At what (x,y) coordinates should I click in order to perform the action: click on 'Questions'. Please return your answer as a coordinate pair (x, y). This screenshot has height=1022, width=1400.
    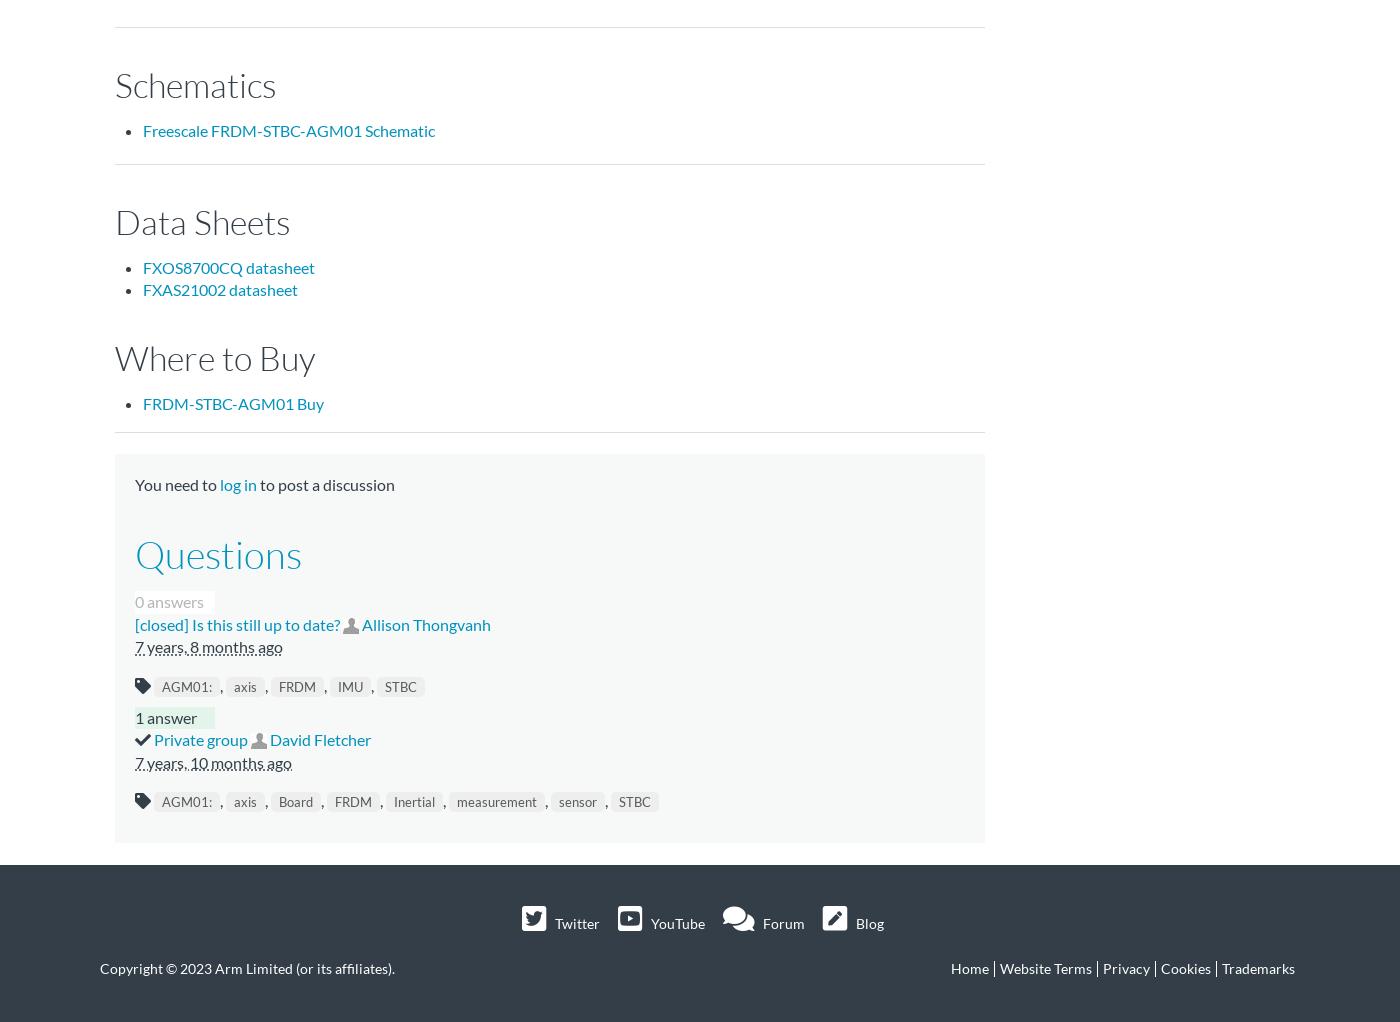
    Looking at the image, I should click on (218, 554).